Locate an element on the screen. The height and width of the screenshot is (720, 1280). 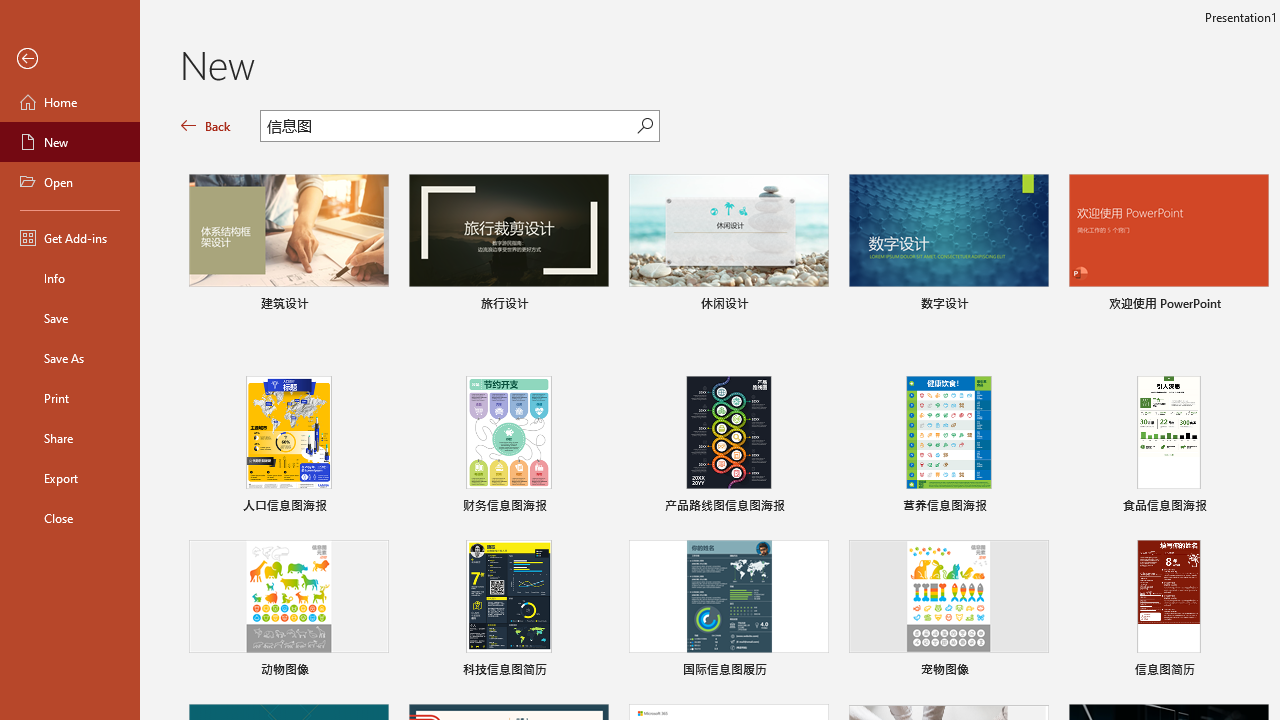
'Info' is located at coordinates (69, 277).